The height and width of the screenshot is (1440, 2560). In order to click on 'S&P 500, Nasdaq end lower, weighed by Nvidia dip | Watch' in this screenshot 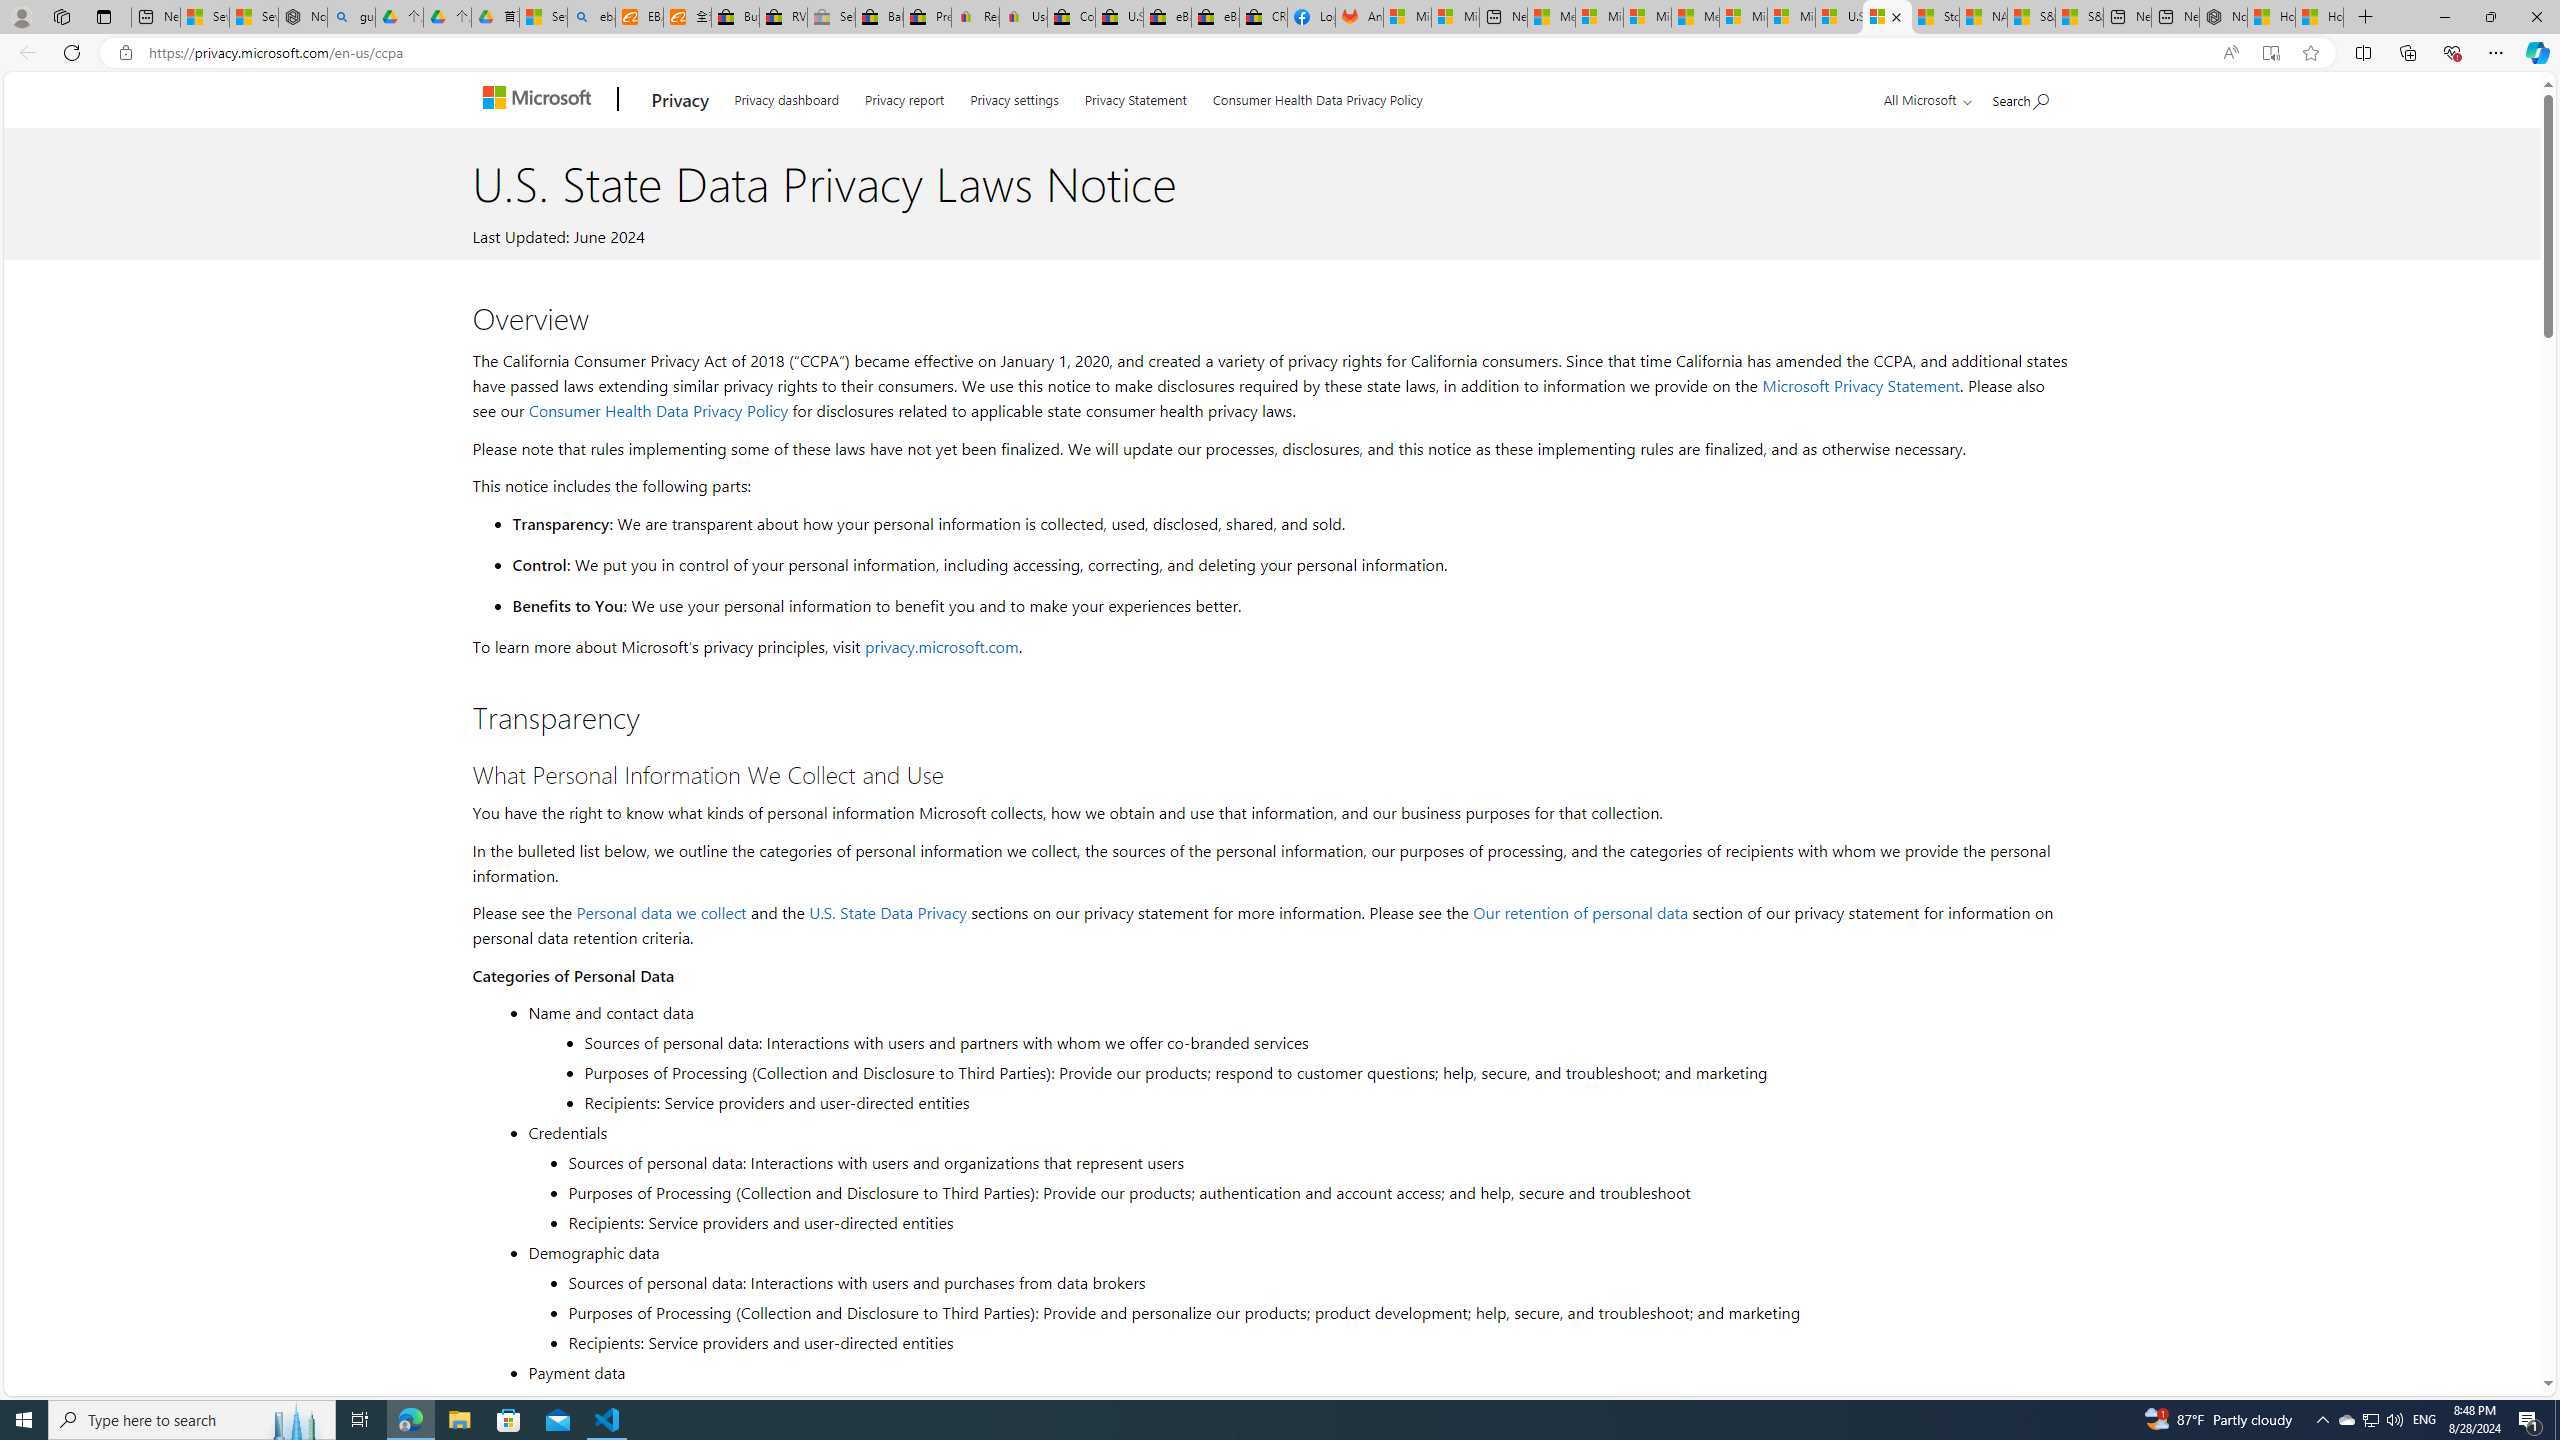, I will do `click(2079, 16)`.